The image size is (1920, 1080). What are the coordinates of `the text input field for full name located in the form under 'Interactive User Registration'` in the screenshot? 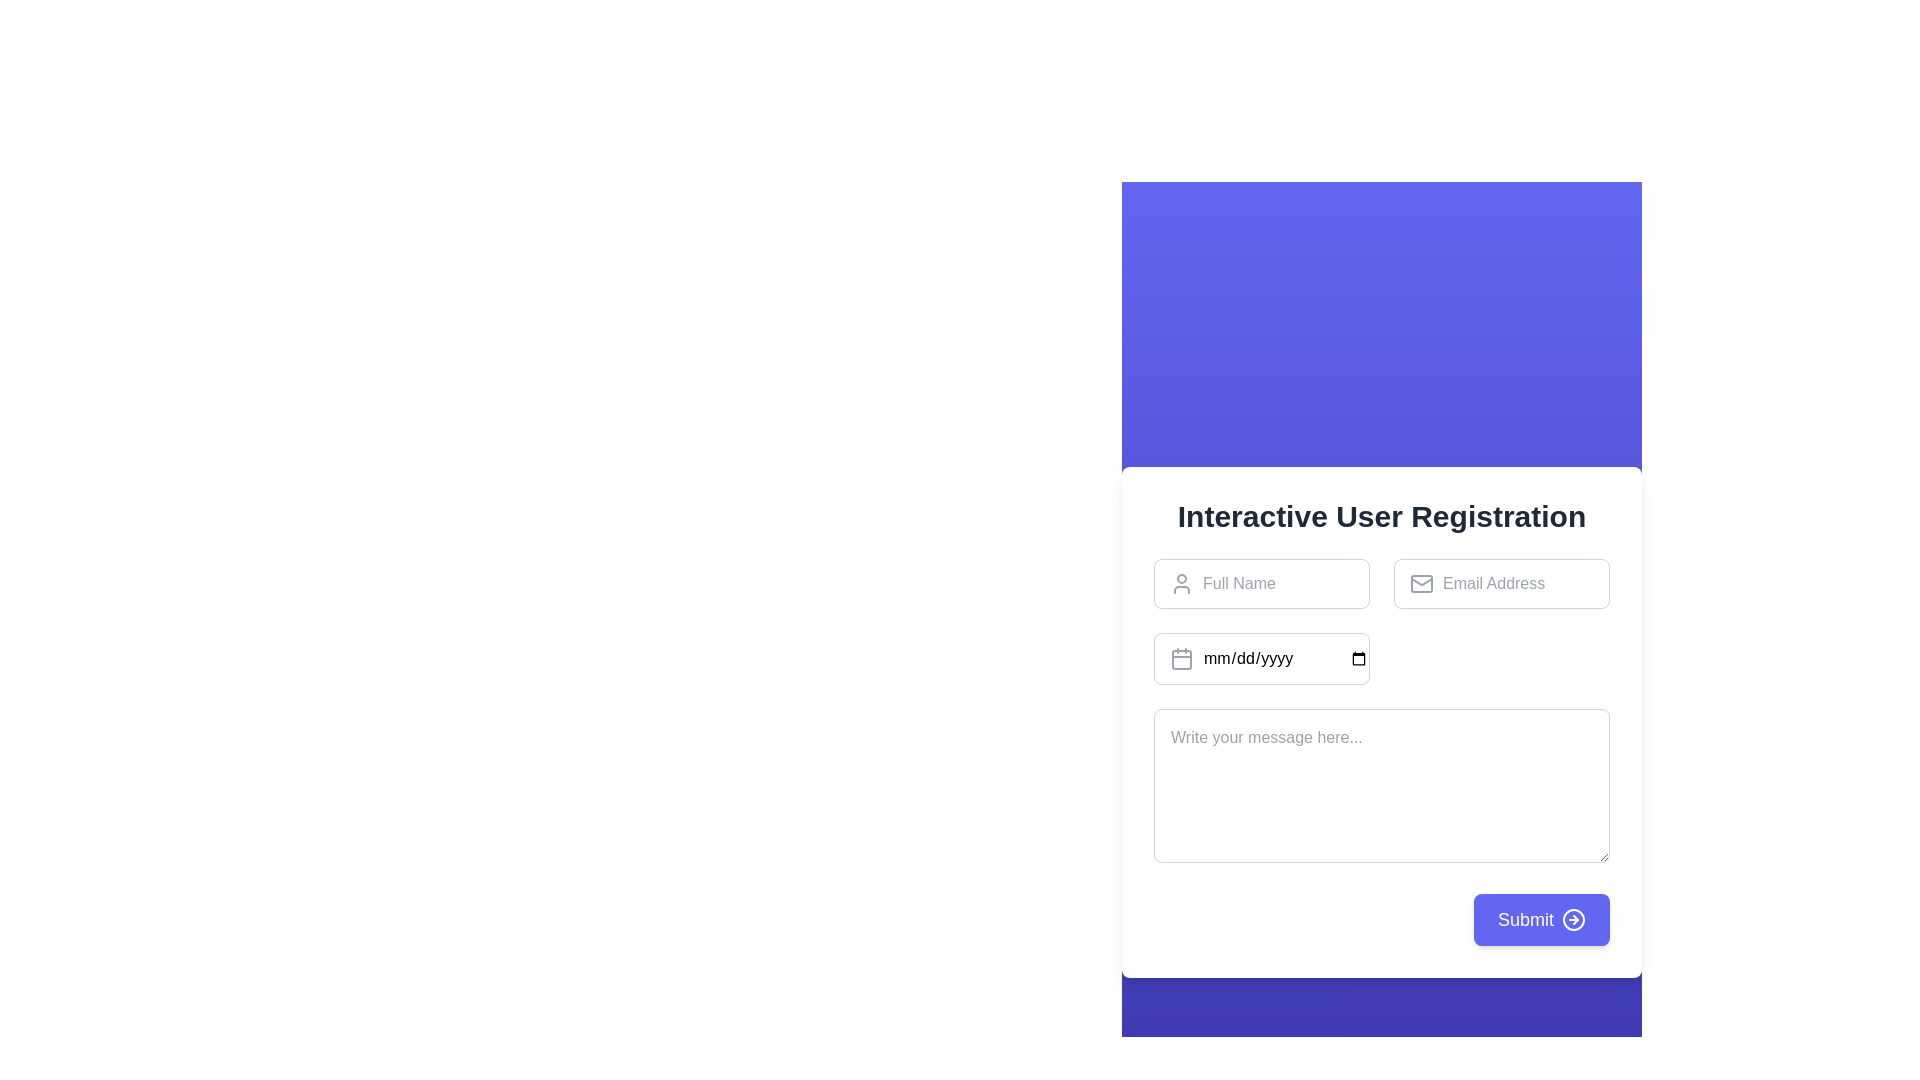 It's located at (1261, 583).